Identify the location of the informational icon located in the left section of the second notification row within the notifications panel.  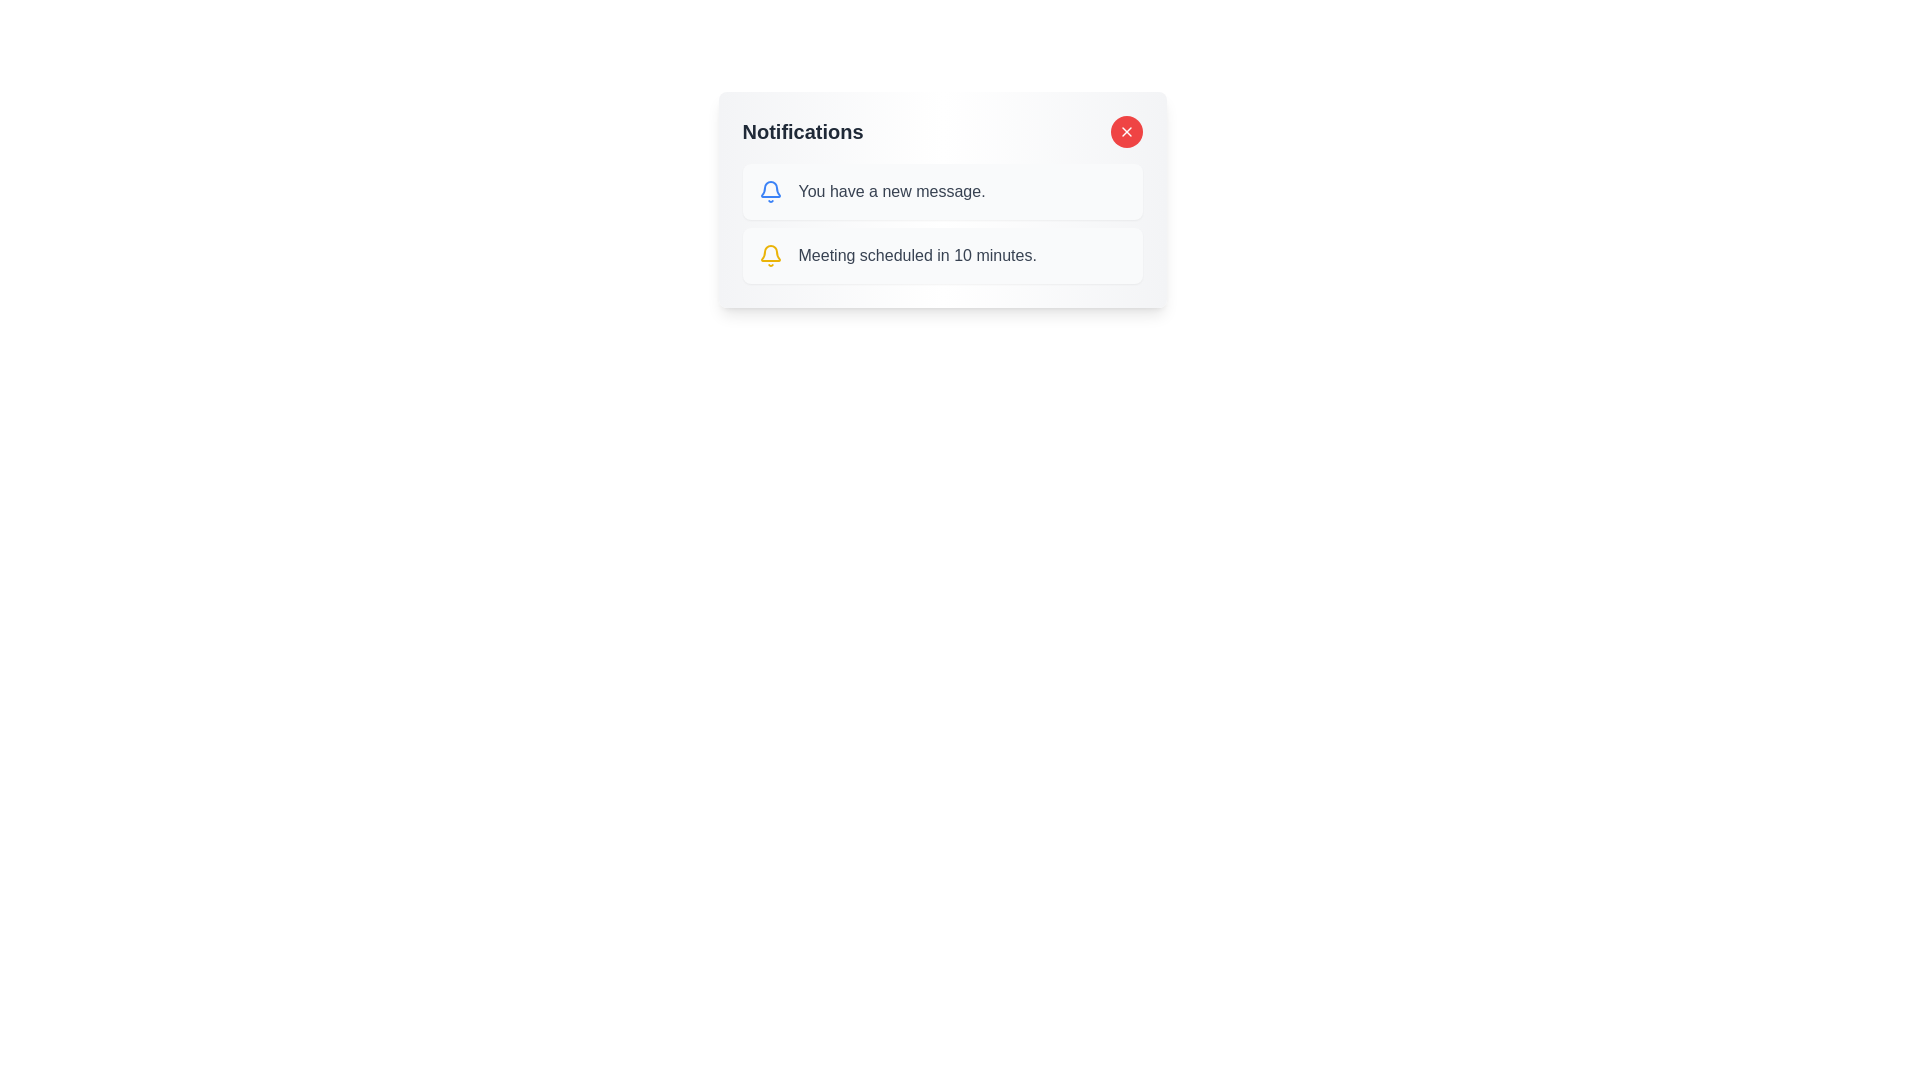
(769, 254).